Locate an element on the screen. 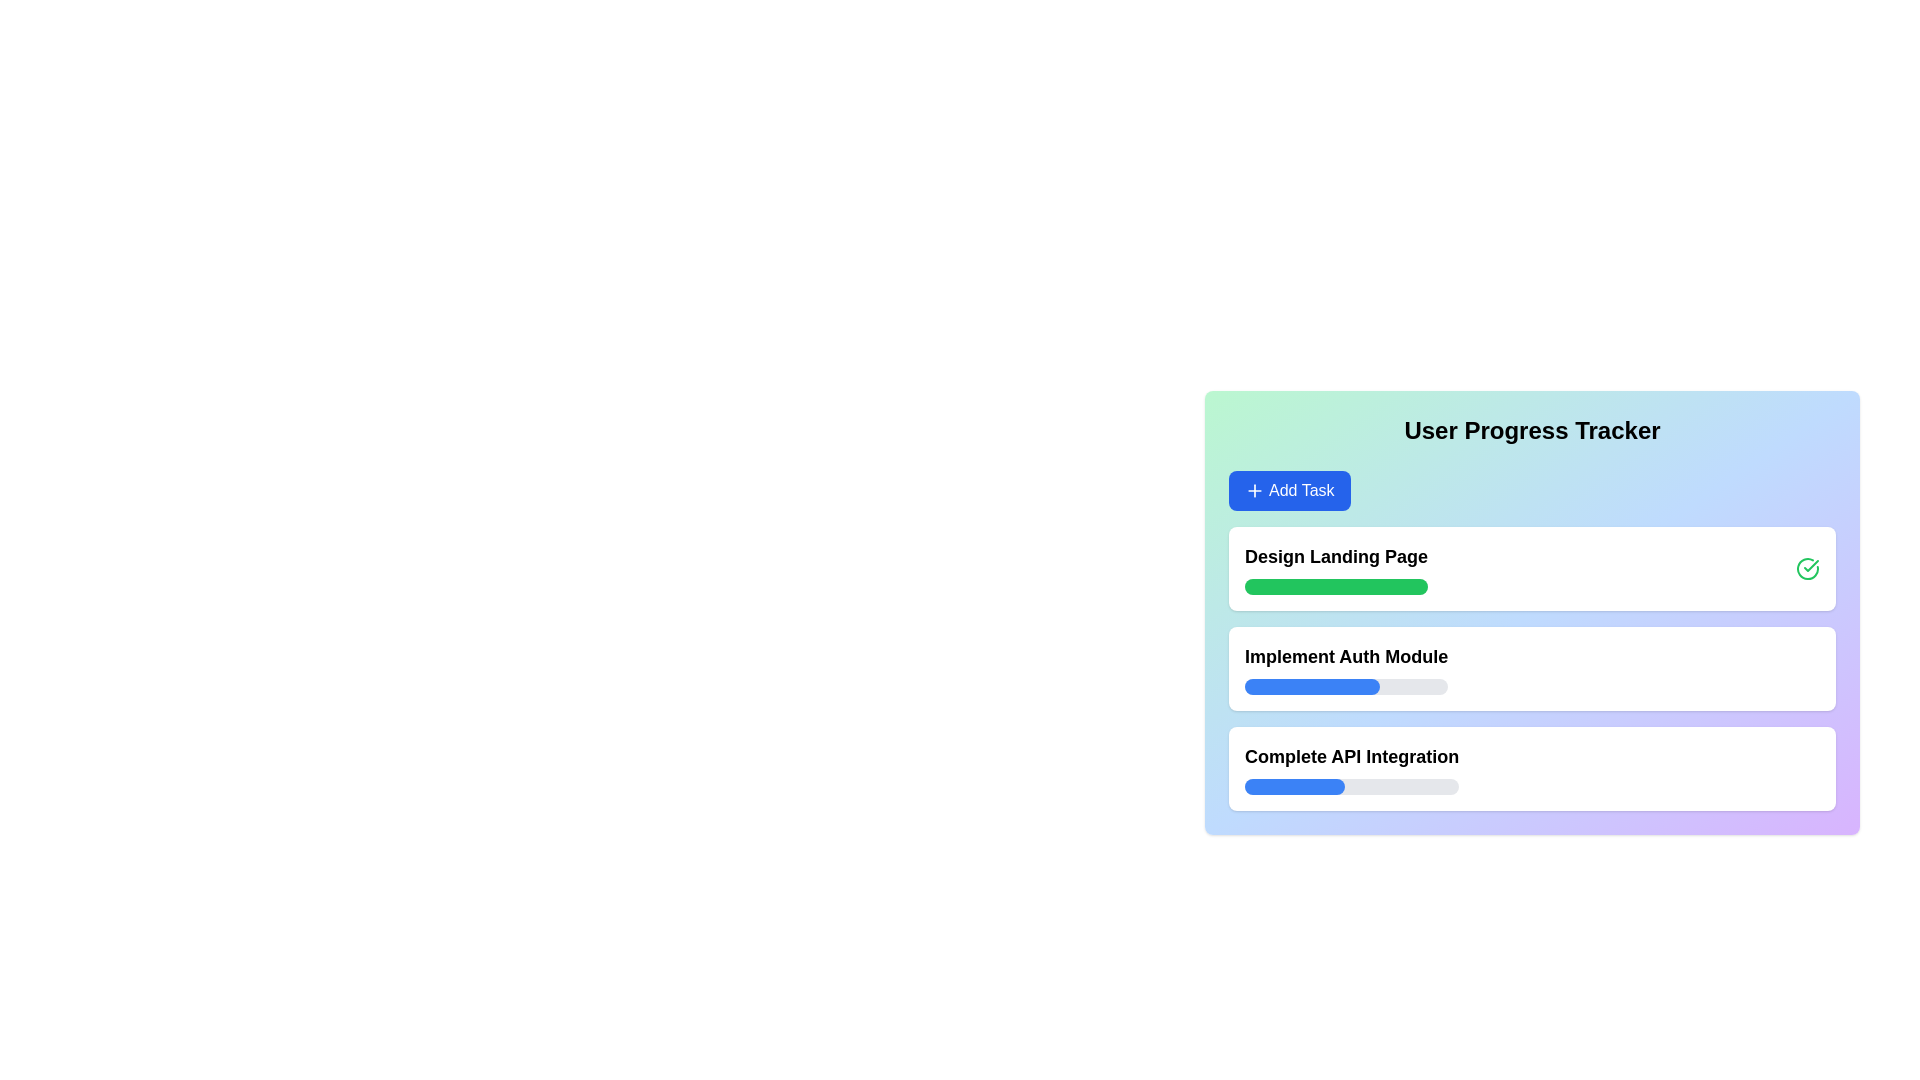 Image resolution: width=1920 pixels, height=1080 pixels. the static text label displaying the task title 'Implement Auth Module' in the User Progress Tracker section is located at coordinates (1346, 656).